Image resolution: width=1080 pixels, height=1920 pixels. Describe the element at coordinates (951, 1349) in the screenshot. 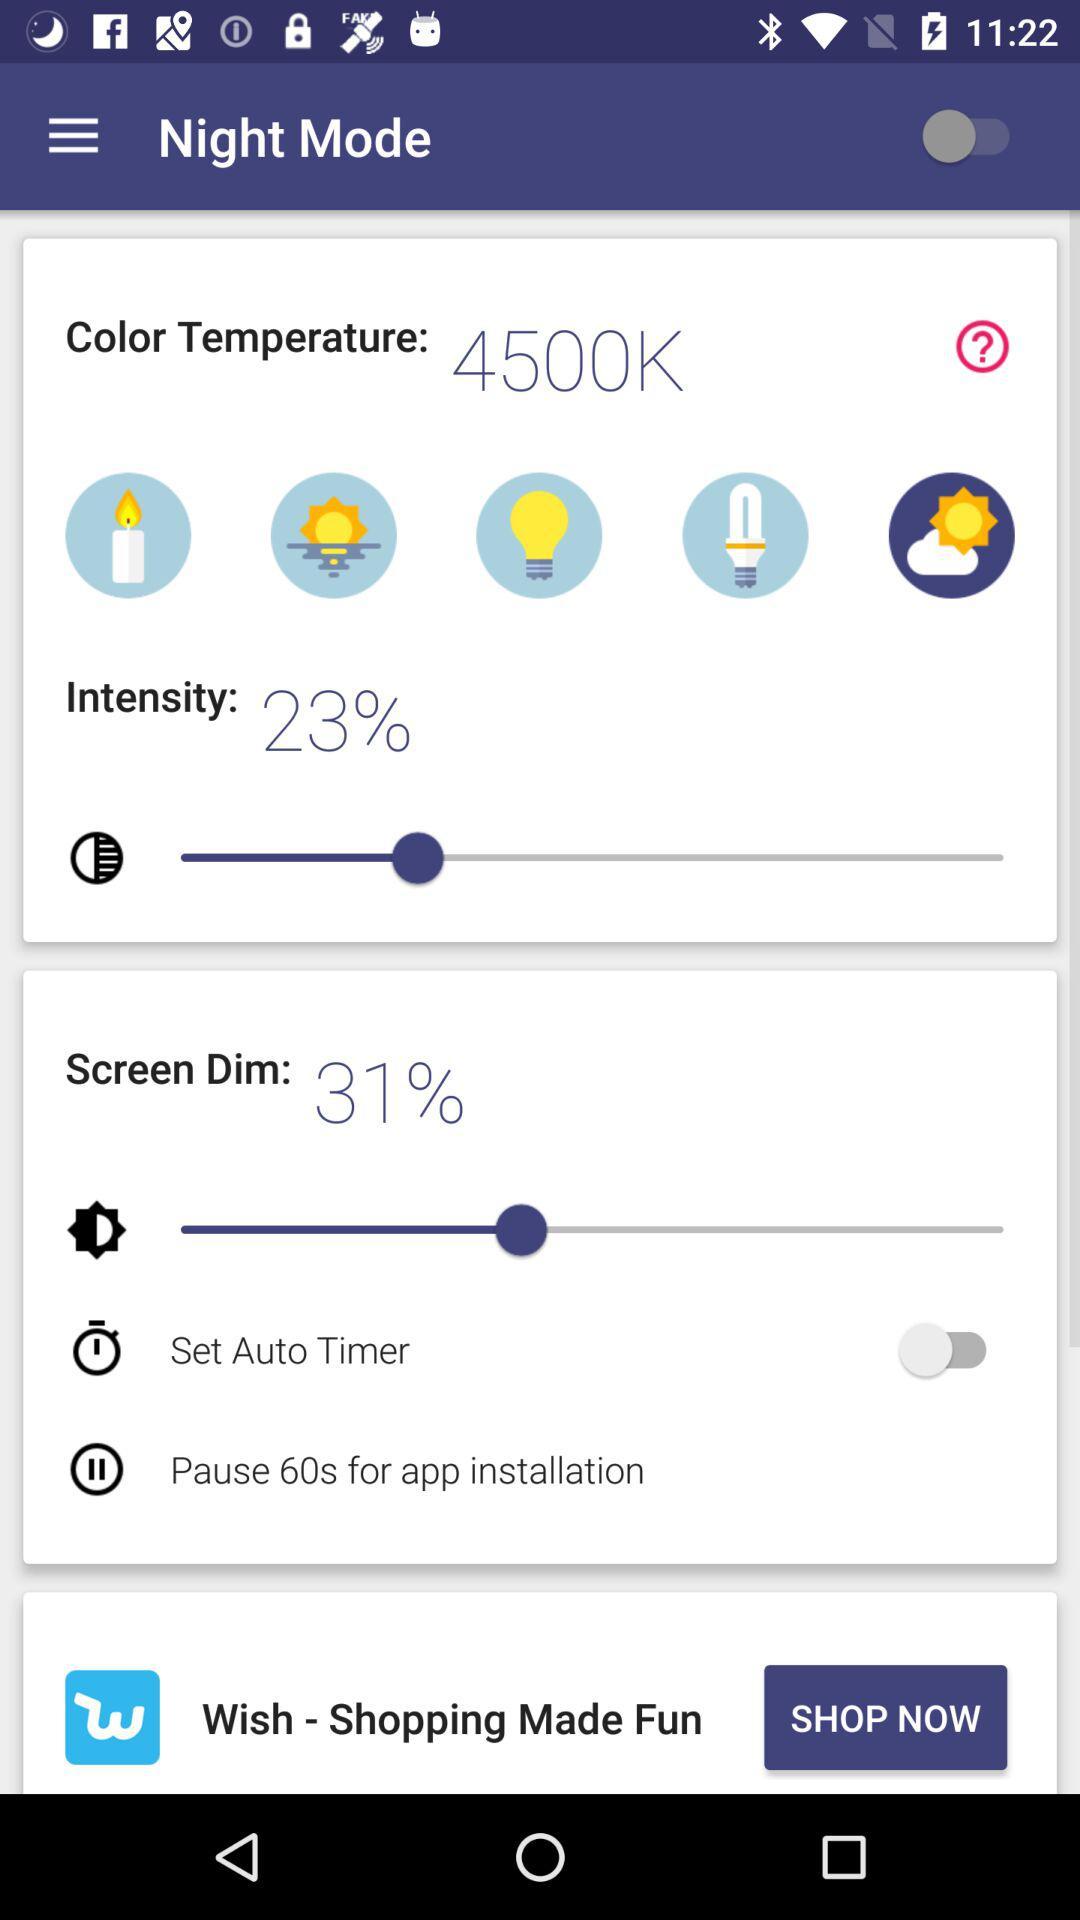

I see `auto timer option` at that location.